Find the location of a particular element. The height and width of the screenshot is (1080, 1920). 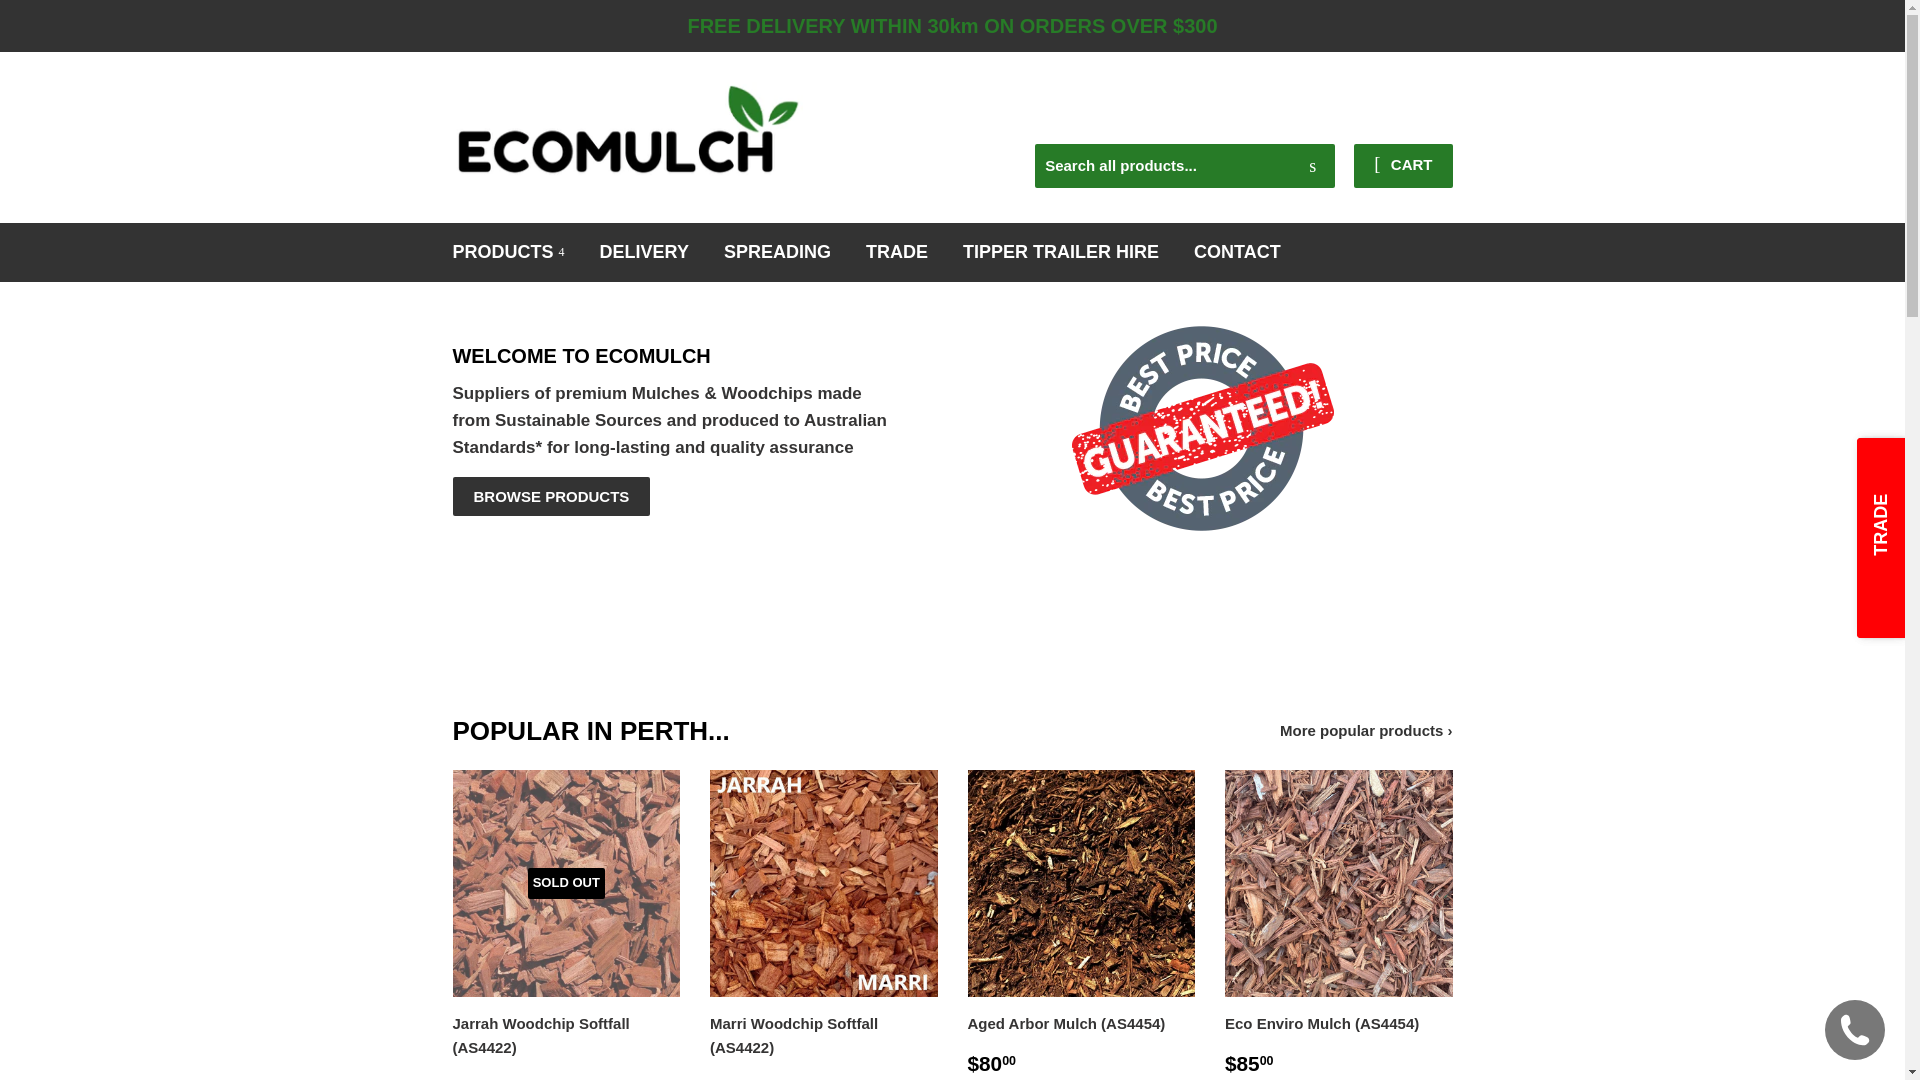

'Sign in' is located at coordinates (1289, 117).